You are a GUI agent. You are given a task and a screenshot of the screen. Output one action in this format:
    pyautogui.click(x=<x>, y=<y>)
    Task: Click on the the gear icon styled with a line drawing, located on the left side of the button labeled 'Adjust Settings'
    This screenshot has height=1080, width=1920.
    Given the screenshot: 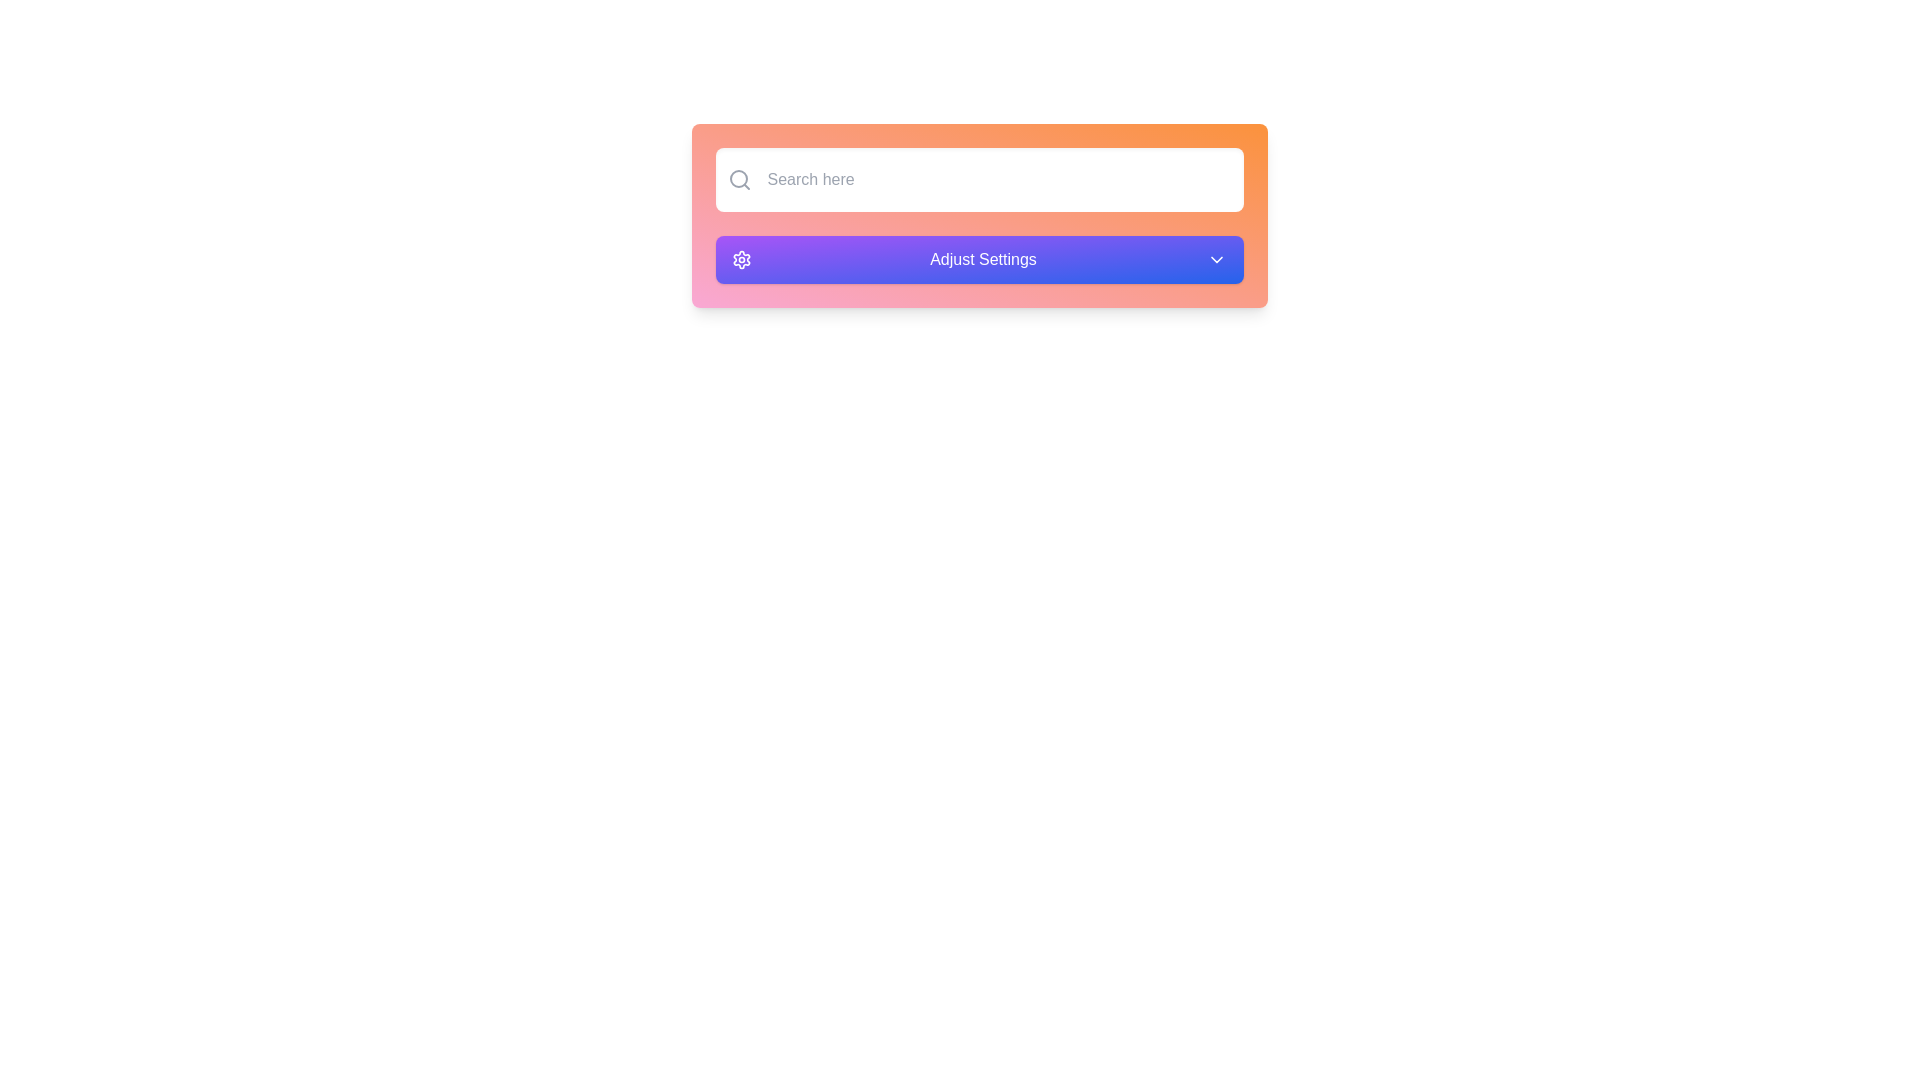 What is the action you would take?
    pyautogui.click(x=740, y=258)
    